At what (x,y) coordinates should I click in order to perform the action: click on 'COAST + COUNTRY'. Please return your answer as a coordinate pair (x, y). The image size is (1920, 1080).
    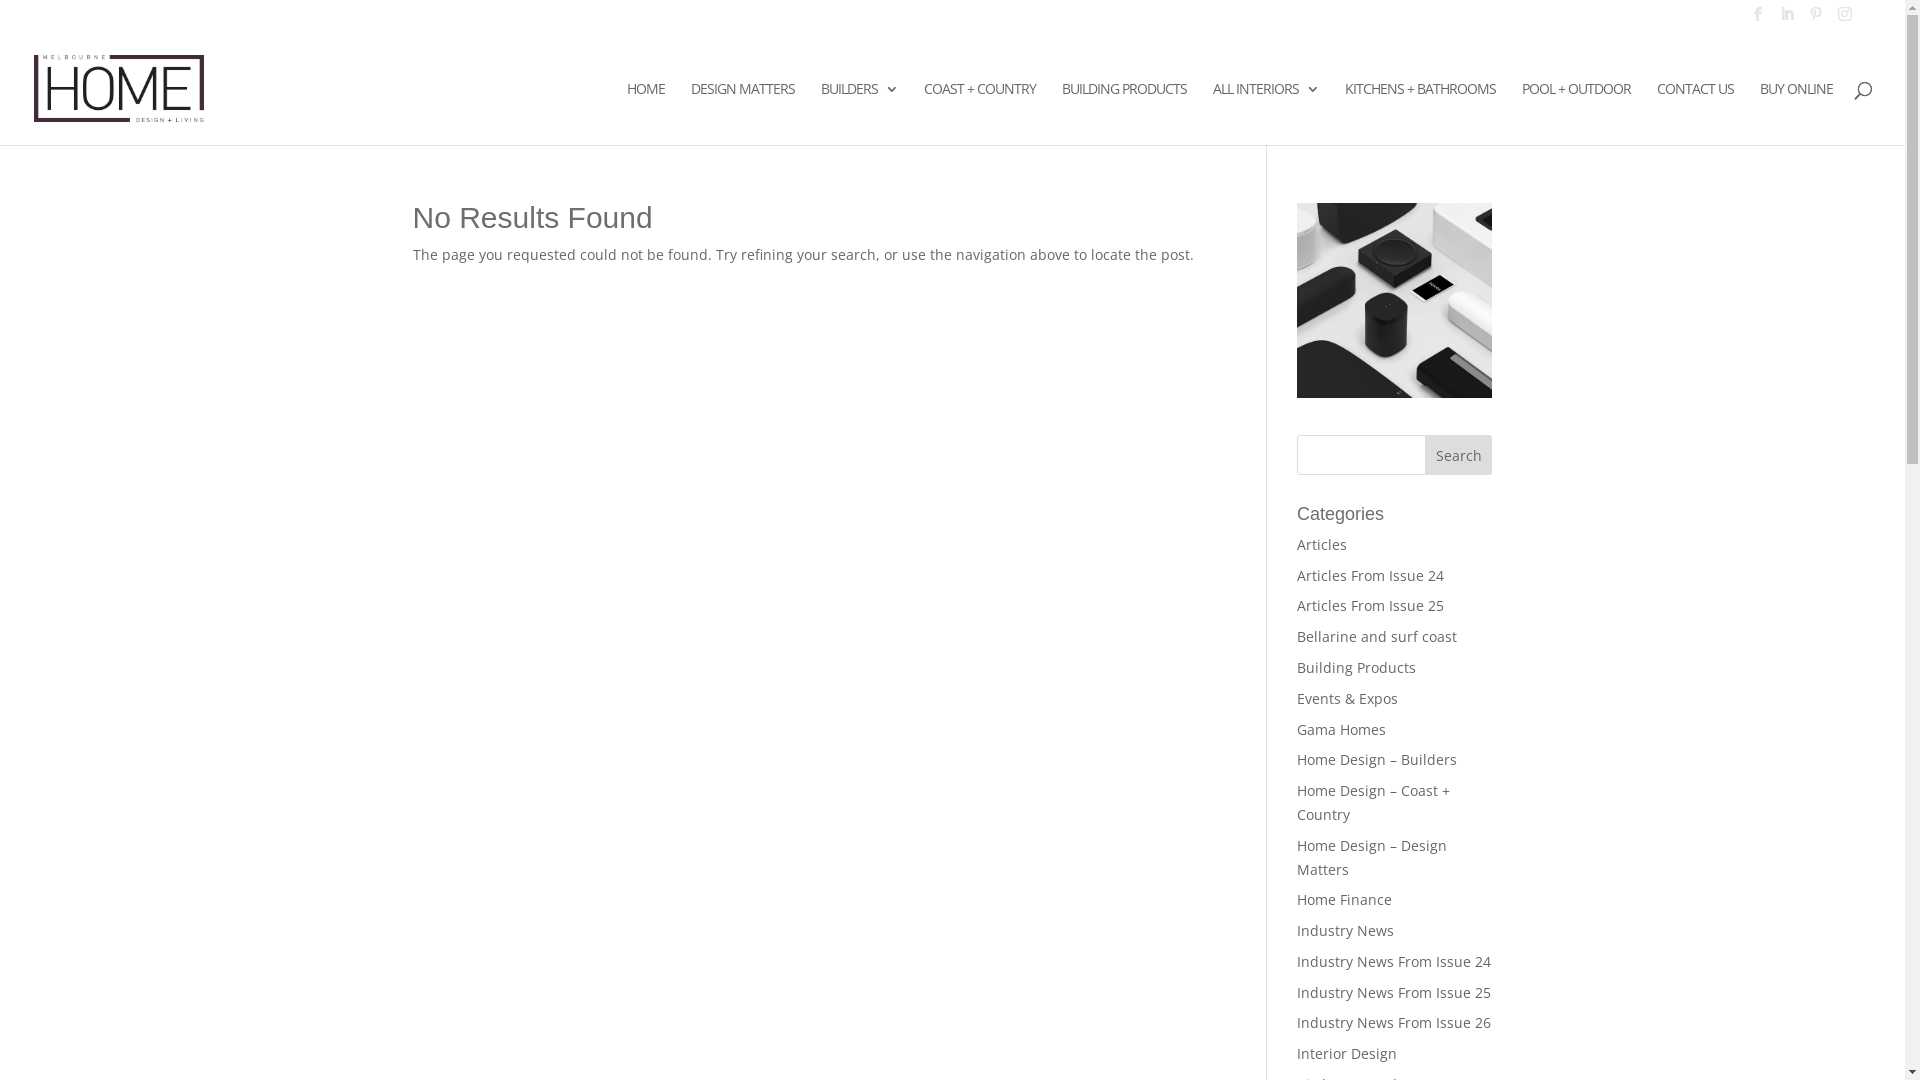
    Looking at the image, I should click on (979, 113).